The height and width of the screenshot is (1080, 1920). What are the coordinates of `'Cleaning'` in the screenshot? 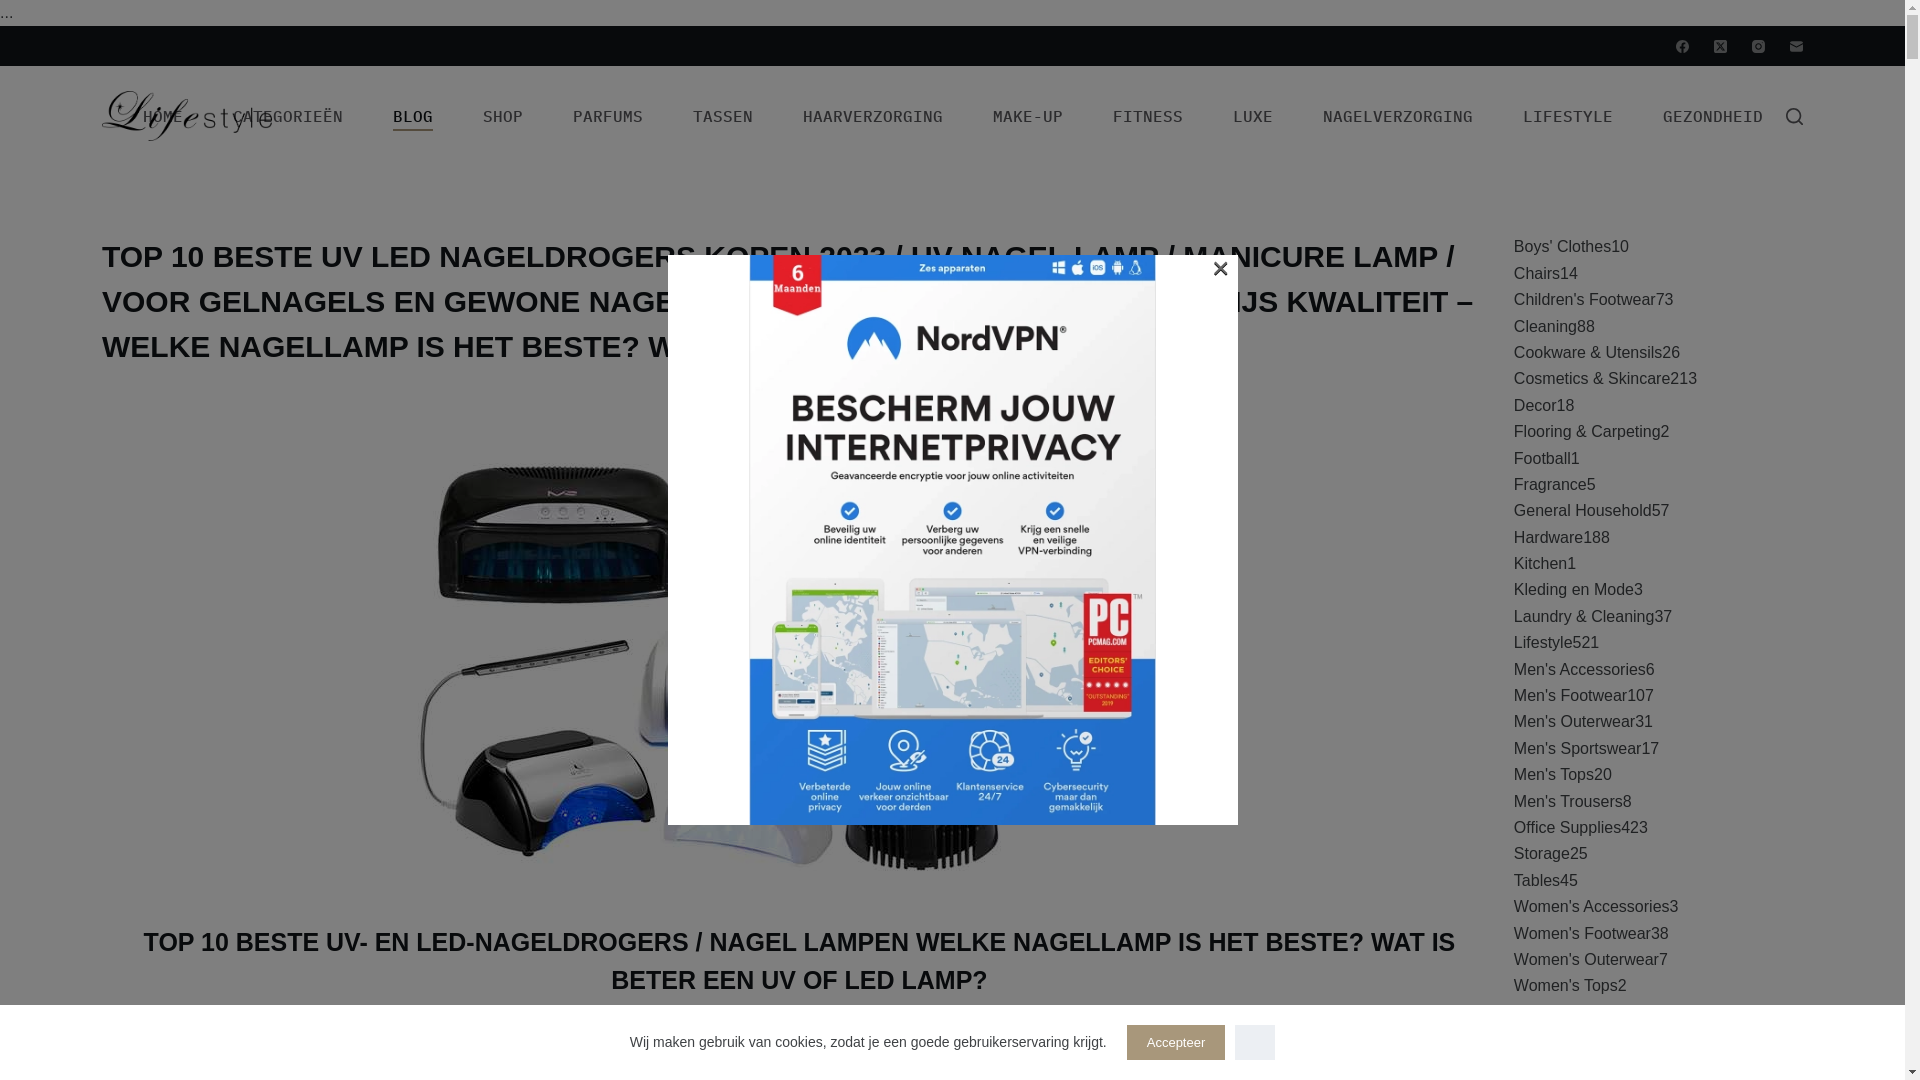 It's located at (1544, 325).